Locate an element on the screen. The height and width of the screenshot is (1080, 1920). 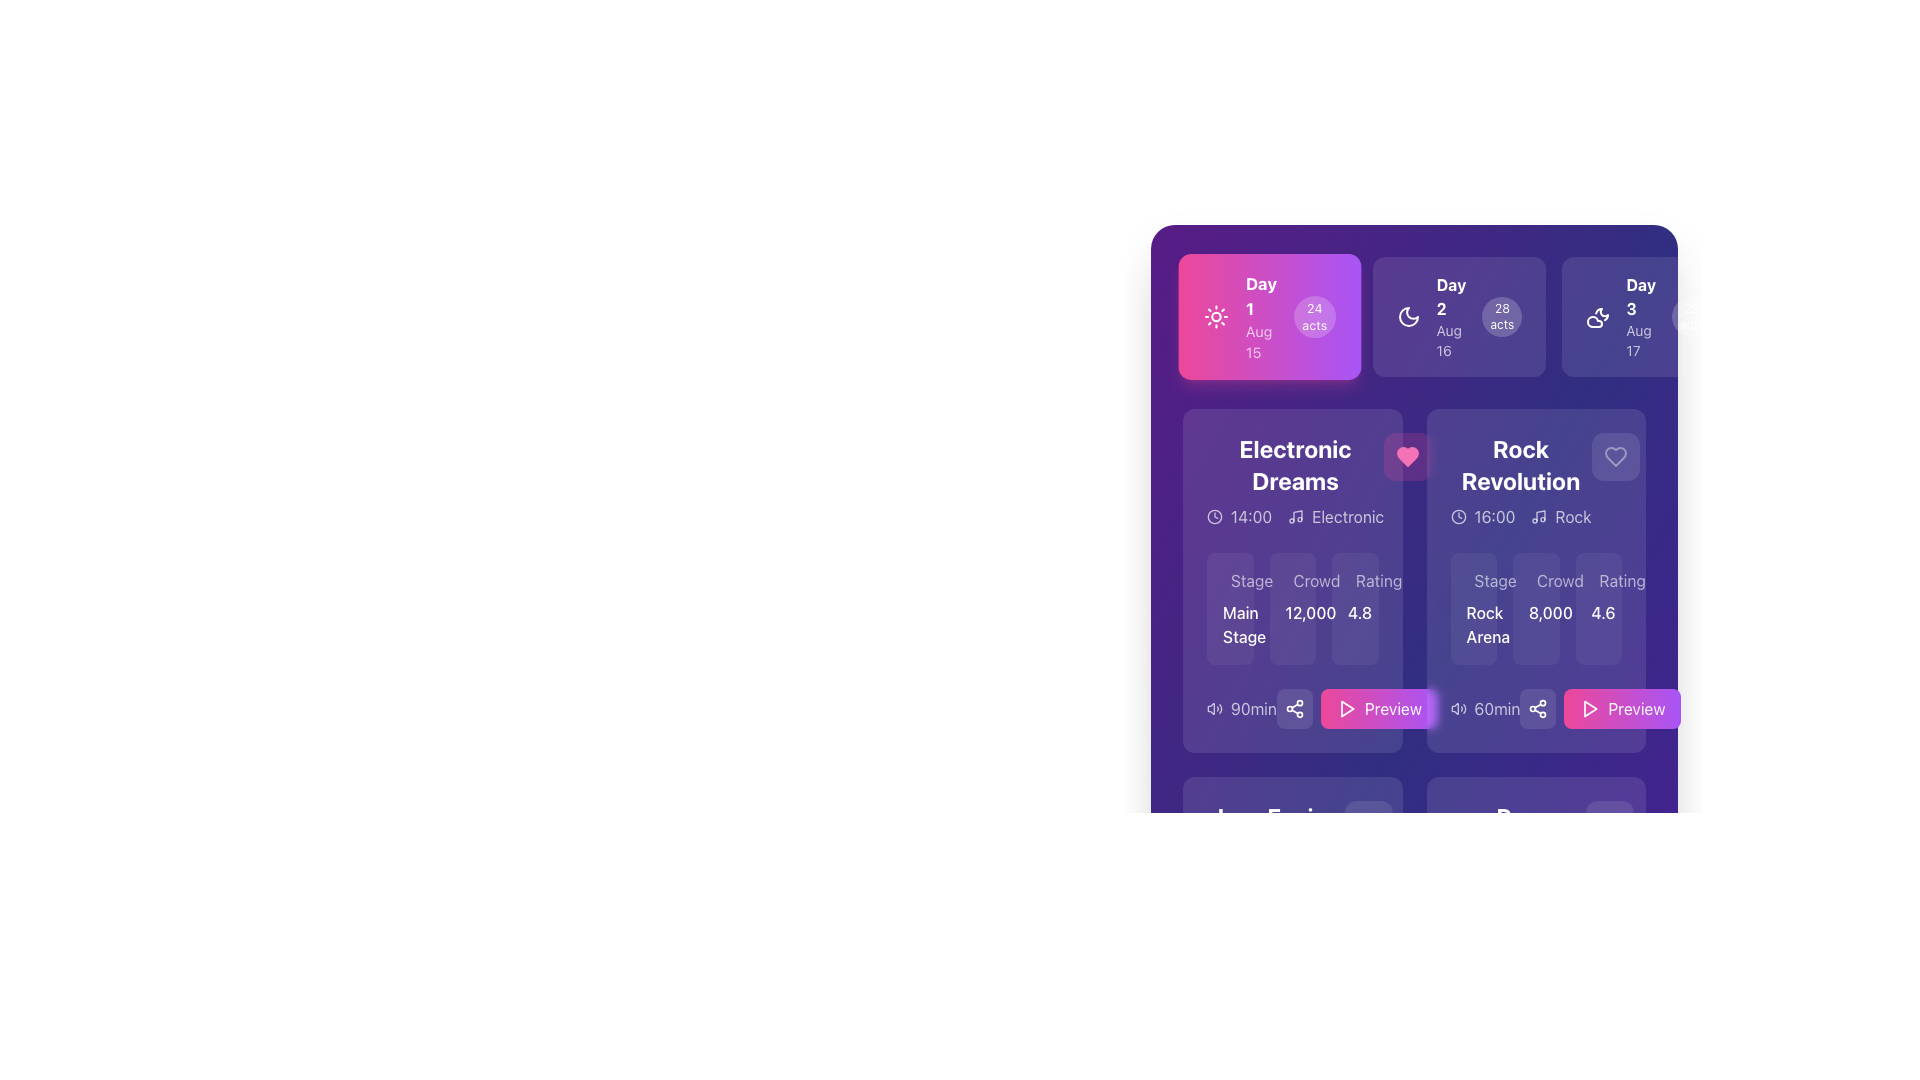
the scheduling icon located to the left of the text '16:00' in the top section of the 'Rock Revolution' card is located at coordinates (1458, 515).